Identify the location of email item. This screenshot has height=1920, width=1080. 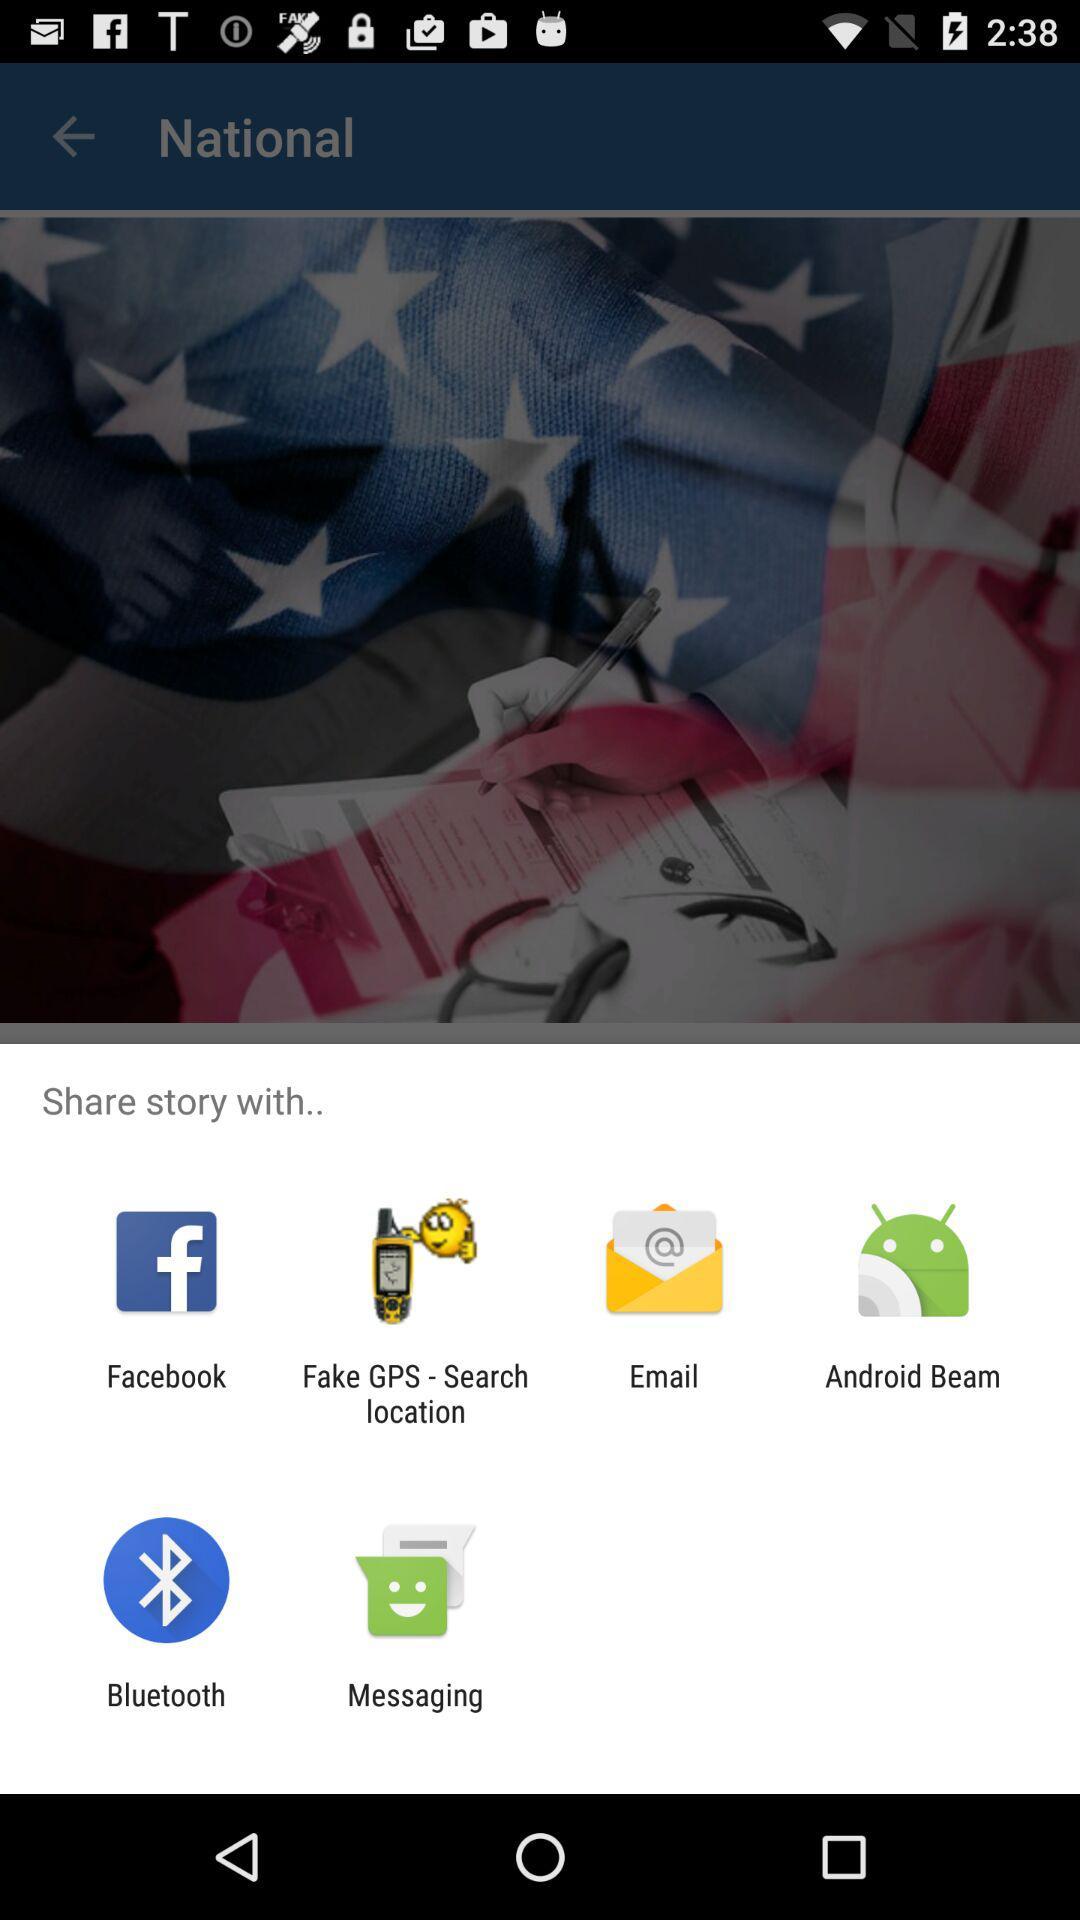
(664, 1392).